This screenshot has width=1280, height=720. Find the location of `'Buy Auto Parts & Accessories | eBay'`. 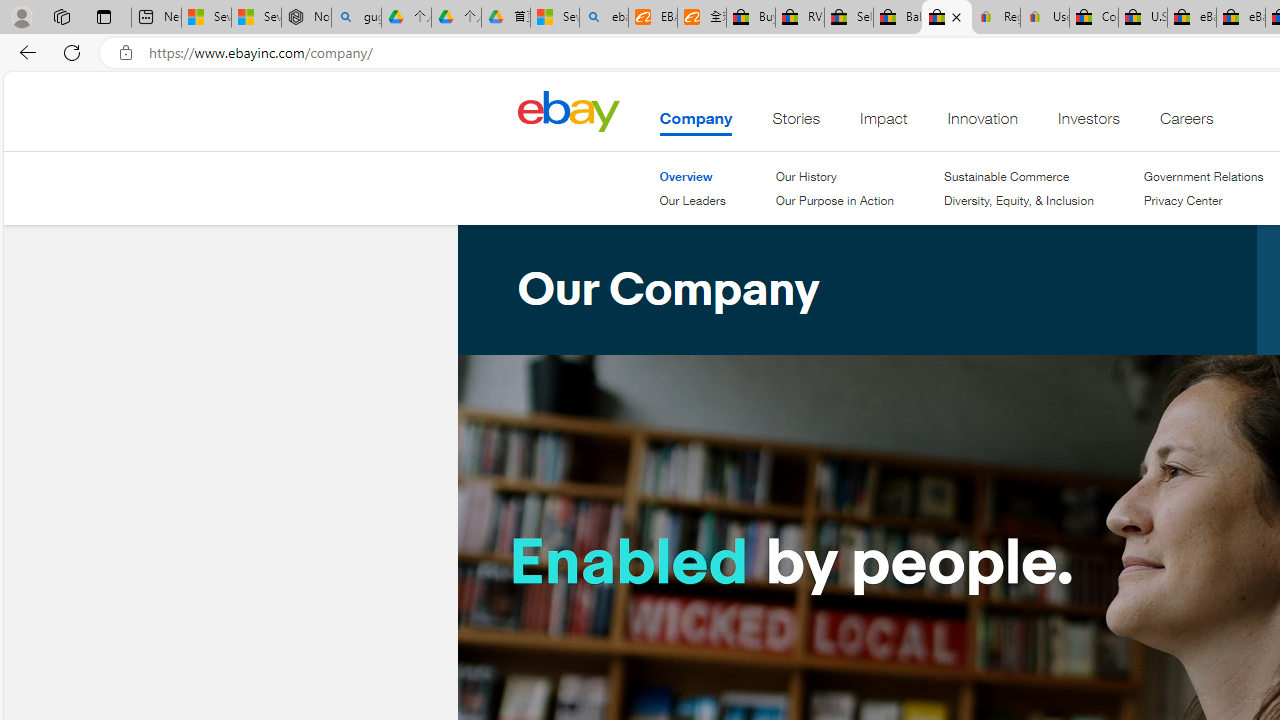

'Buy Auto Parts & Accessories | eBay' is located at coordinates (749, 17).